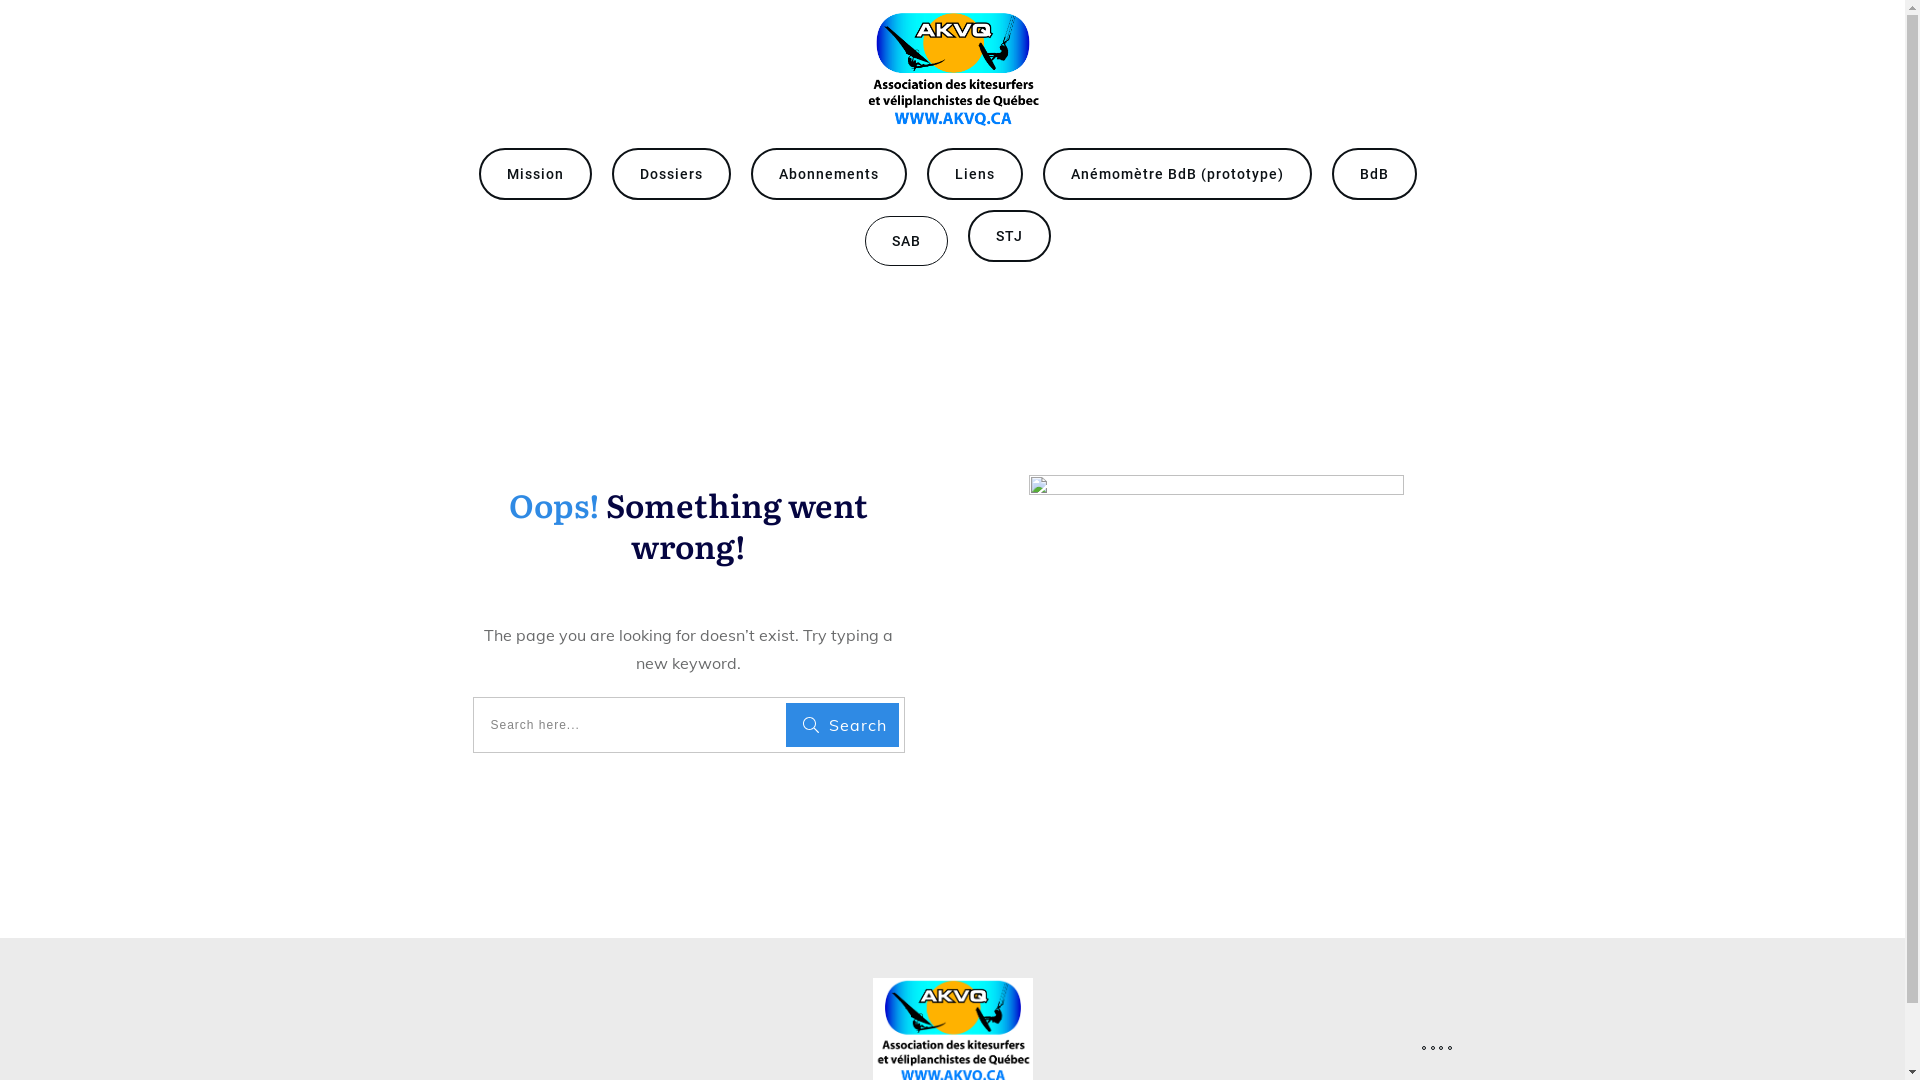 This screenshot has height=1080, width=1920. I want to click on '404', so click(1215, 617).